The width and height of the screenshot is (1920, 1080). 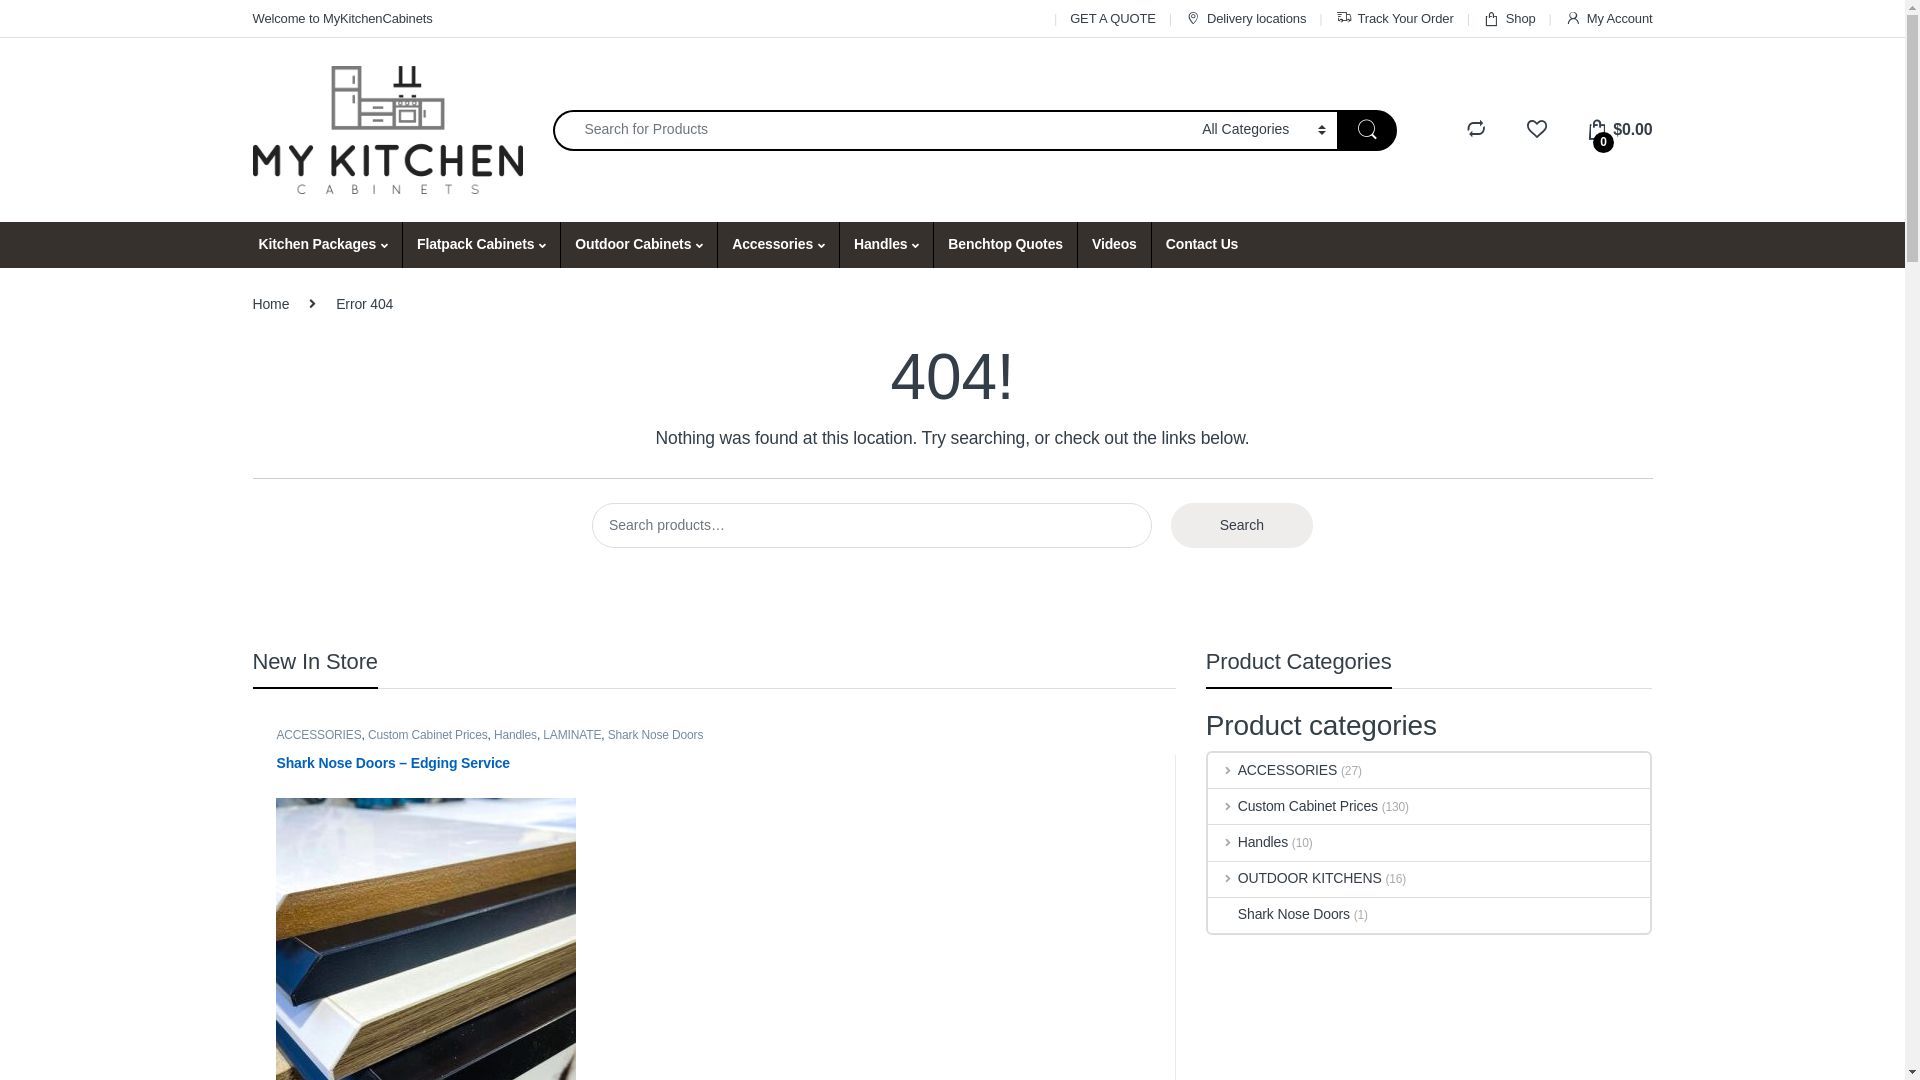 I want to click on 'GET A QUOTE', so click(x=1069, y=18).